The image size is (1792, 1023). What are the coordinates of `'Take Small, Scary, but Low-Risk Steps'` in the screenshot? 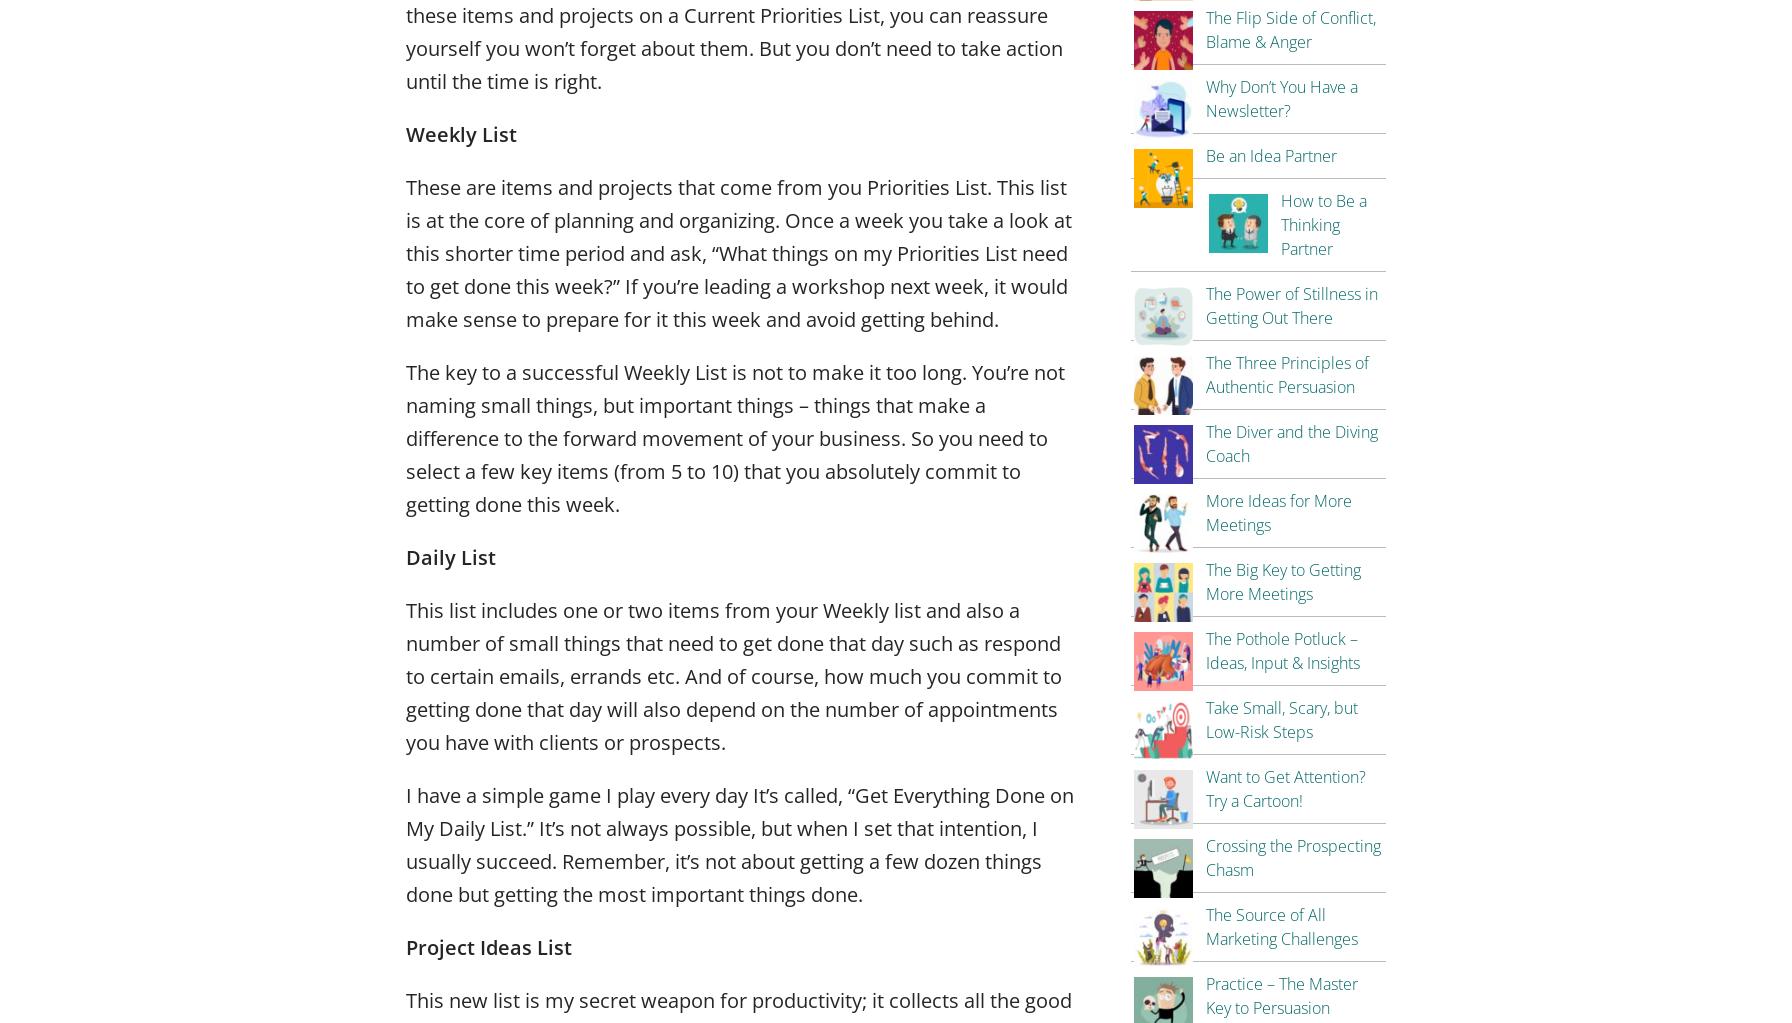 It's located at (1206, 719).